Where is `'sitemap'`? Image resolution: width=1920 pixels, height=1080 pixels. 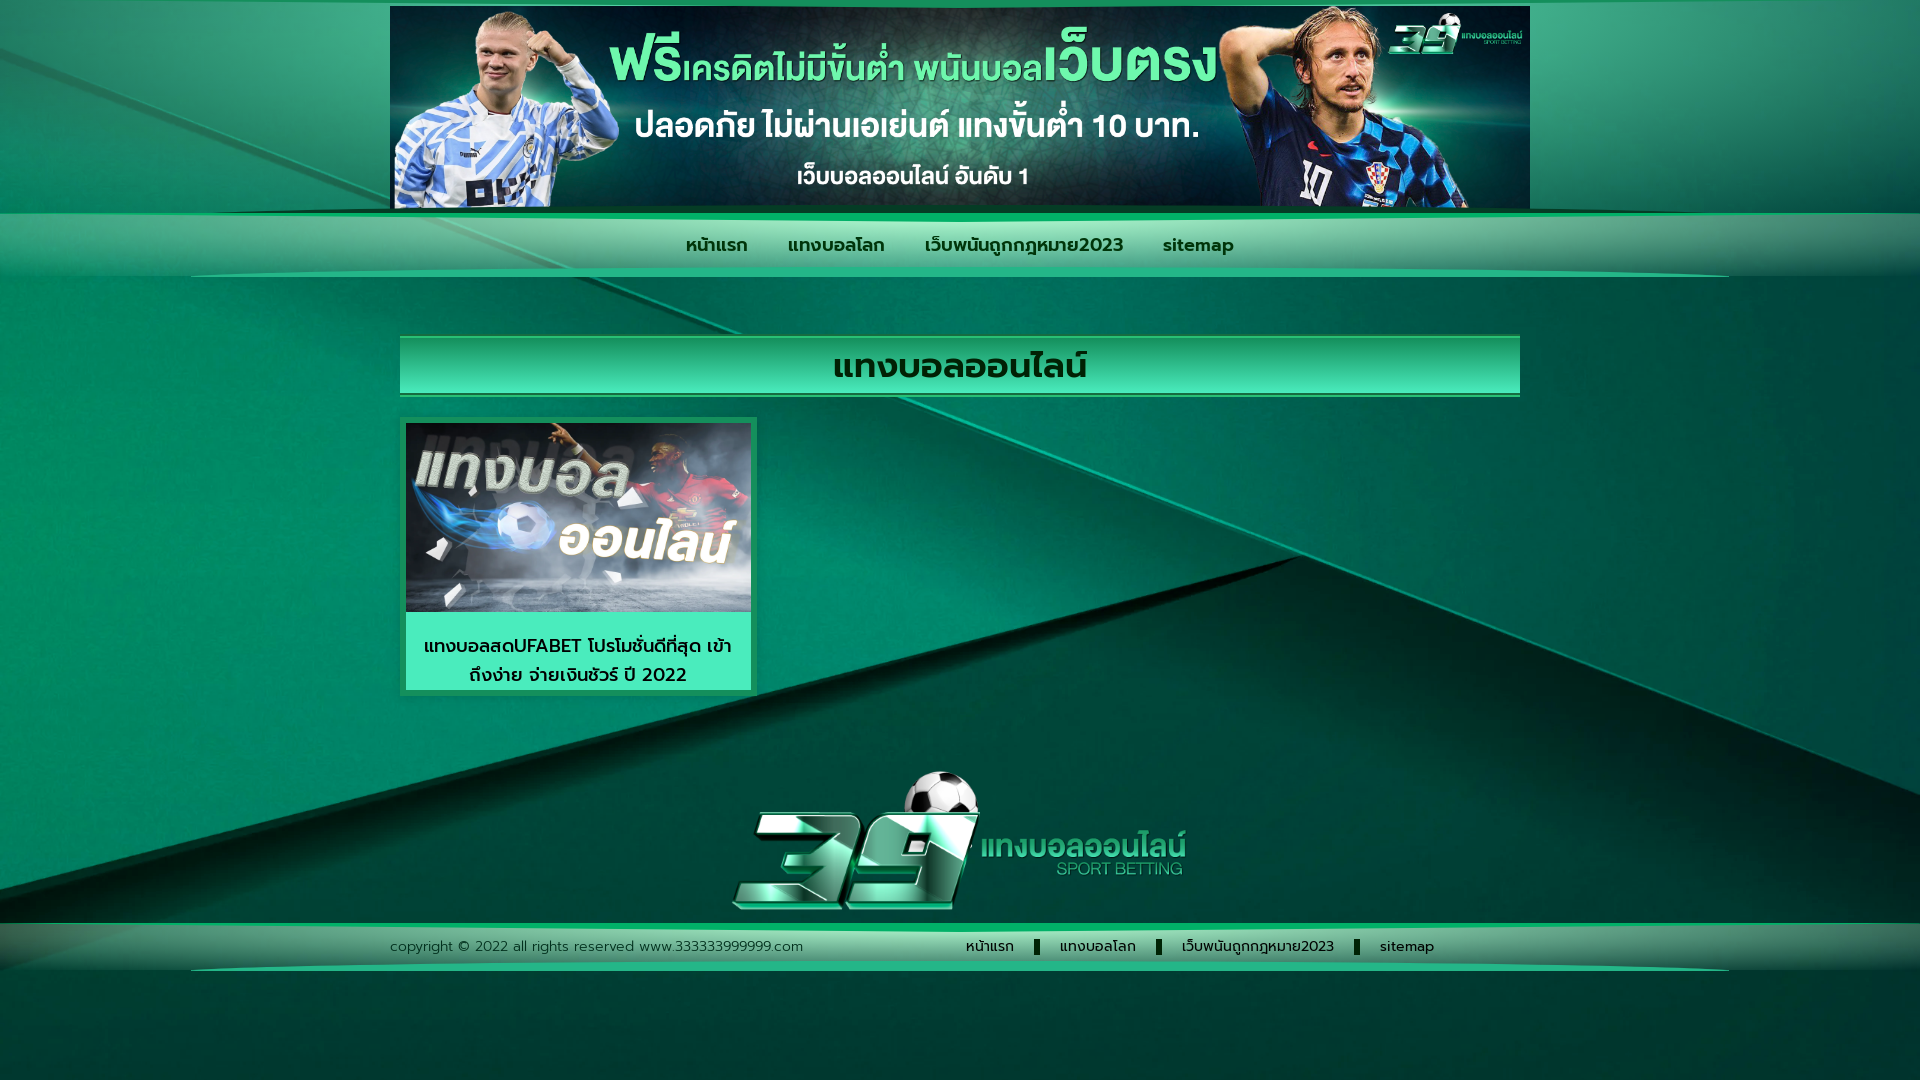
'sitemap' is located at coordinates (1142, 244).